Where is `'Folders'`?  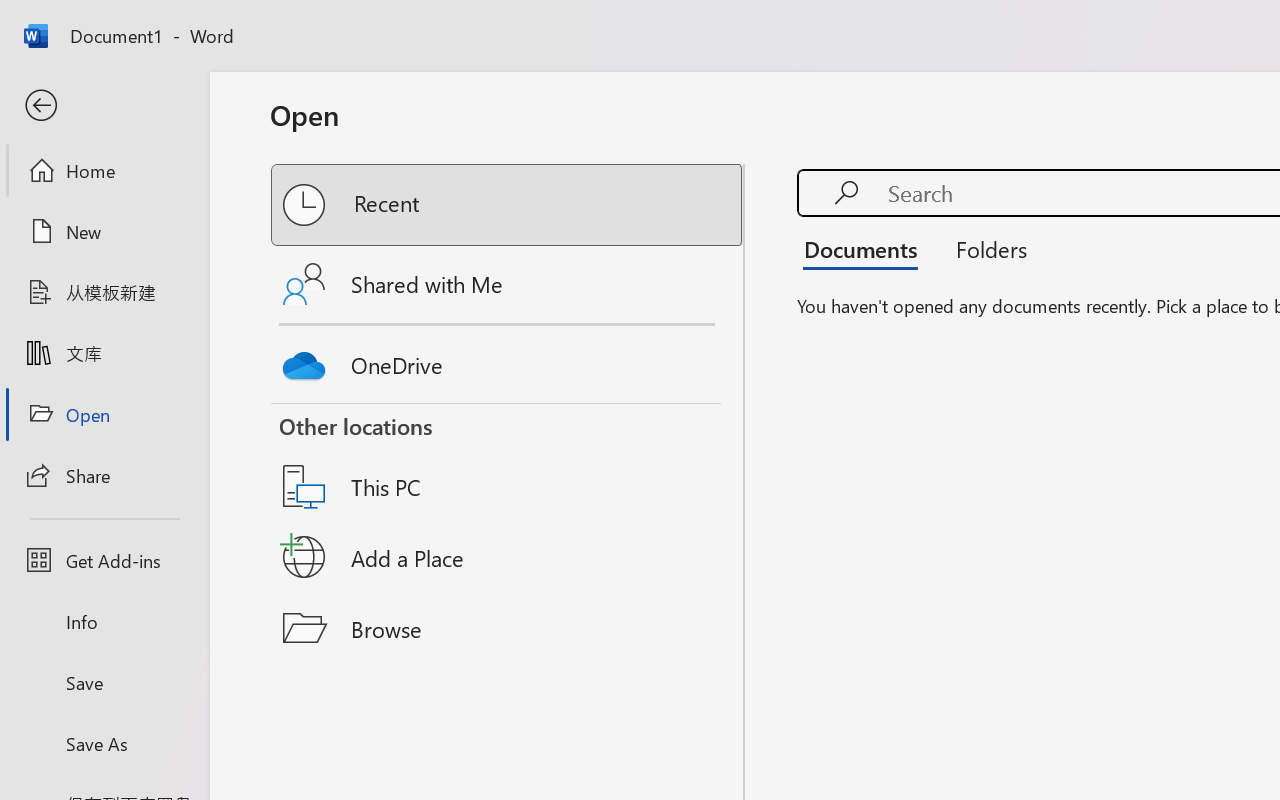 'Folders' is located at coordinates (984, 248).